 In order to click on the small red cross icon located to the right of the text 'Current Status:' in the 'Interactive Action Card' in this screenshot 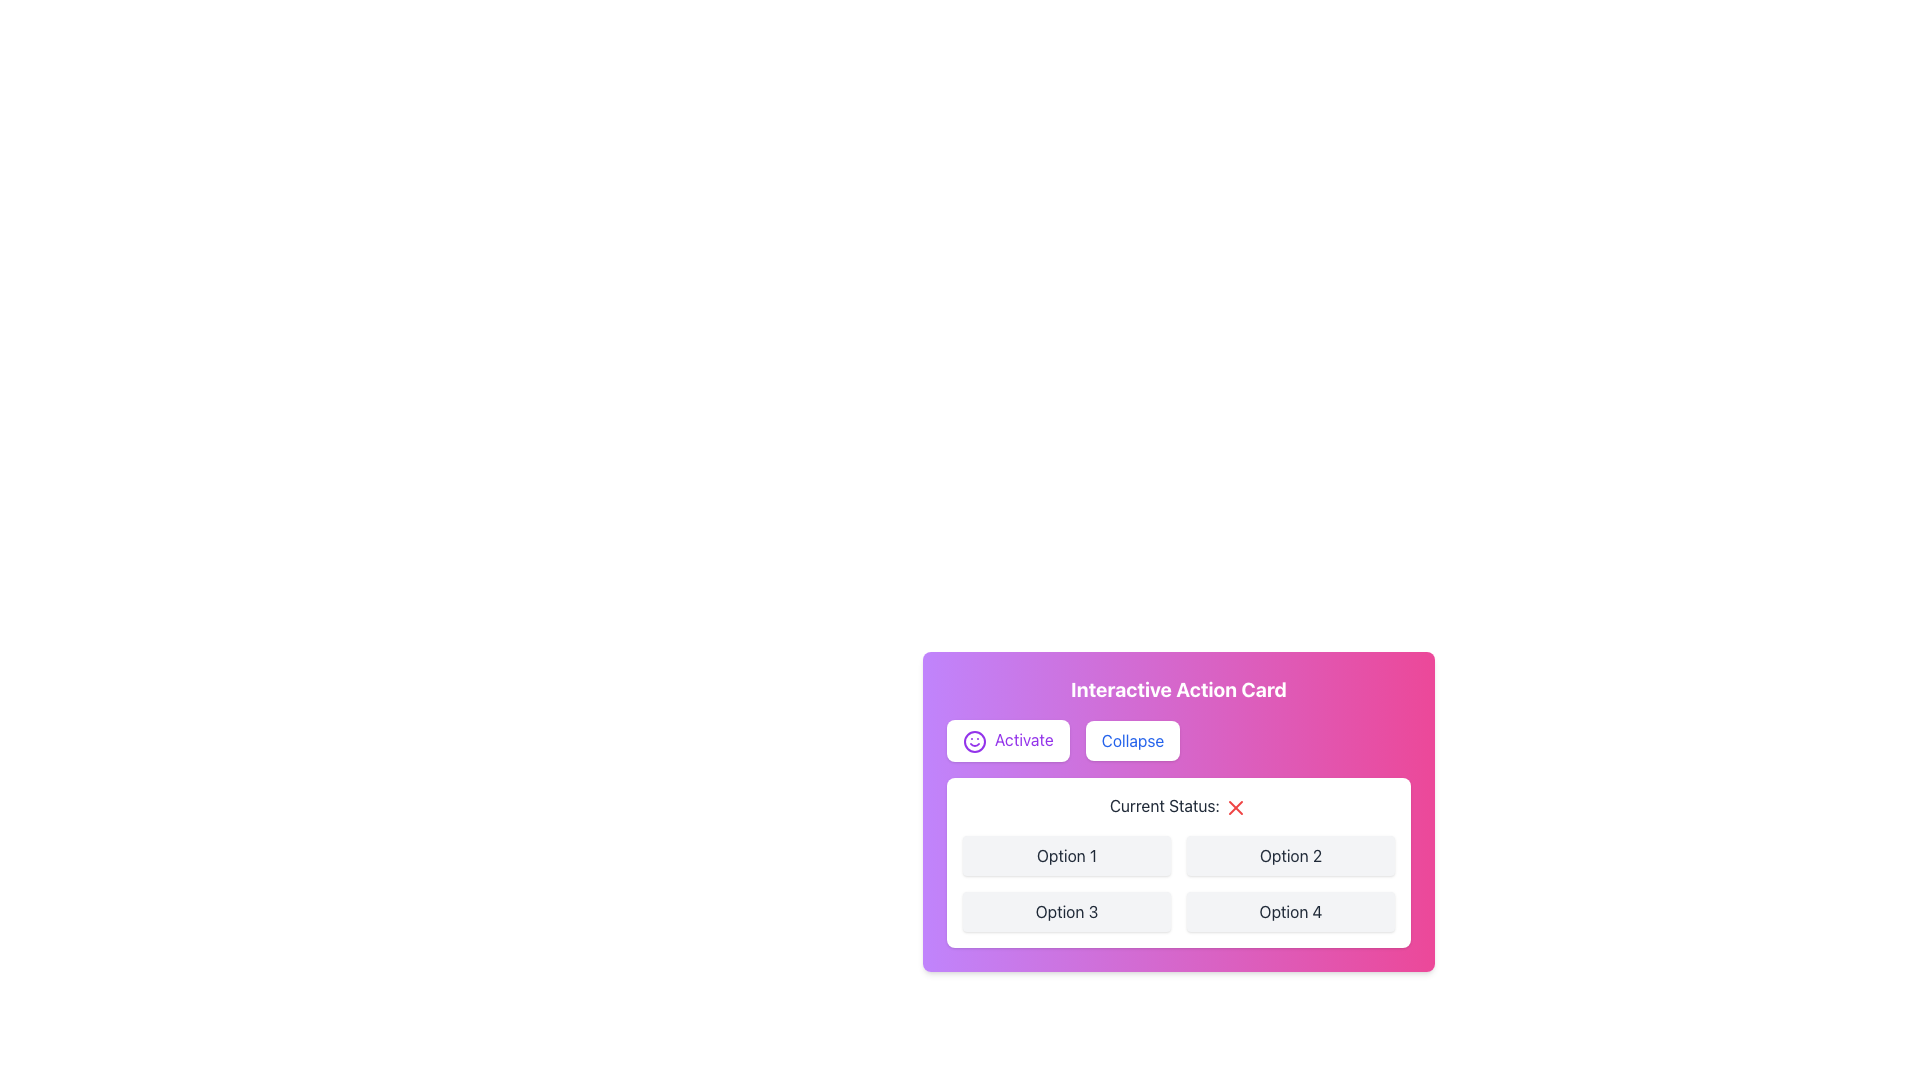, I will do `click(1235, 806)`.